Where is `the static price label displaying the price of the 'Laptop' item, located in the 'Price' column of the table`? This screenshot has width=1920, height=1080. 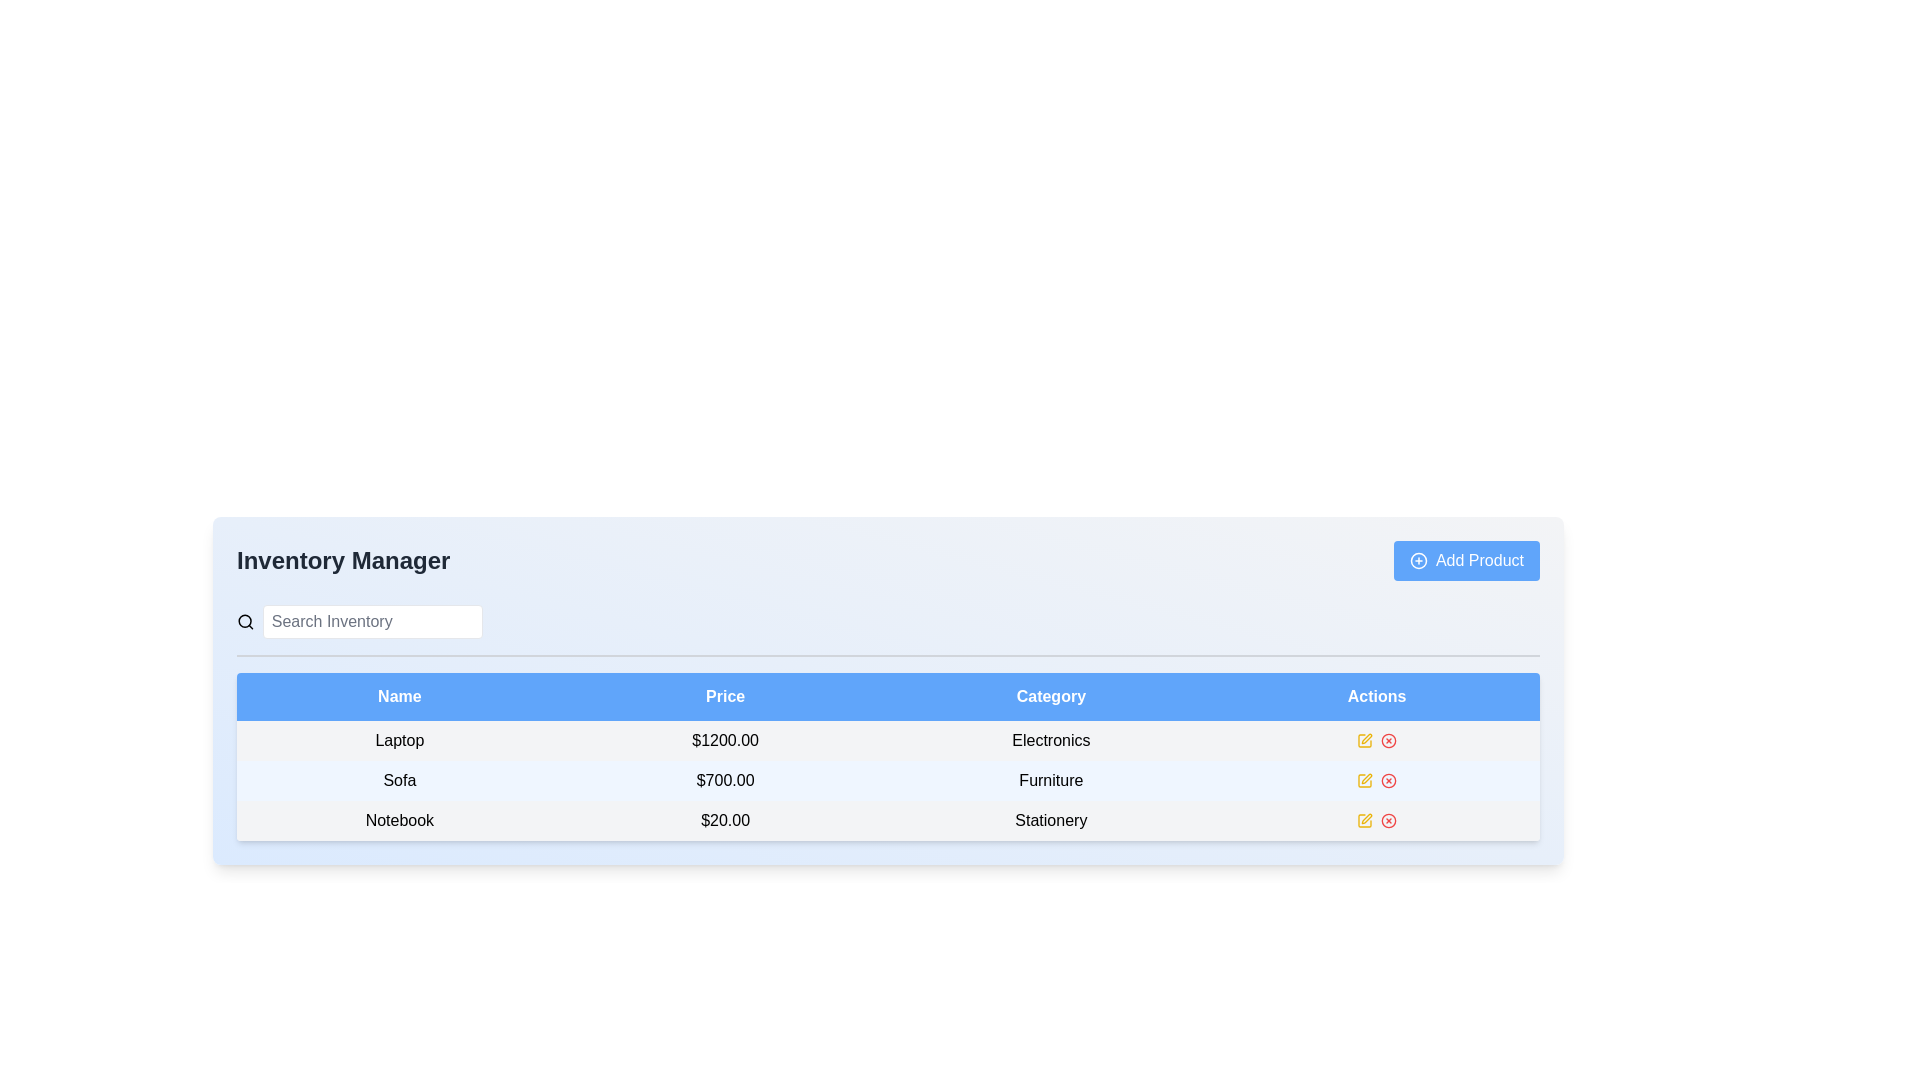 the static price label displaying the price of the 'Laptop' item, located in the 'Price' column of the table is located at coordinates (724, 740).